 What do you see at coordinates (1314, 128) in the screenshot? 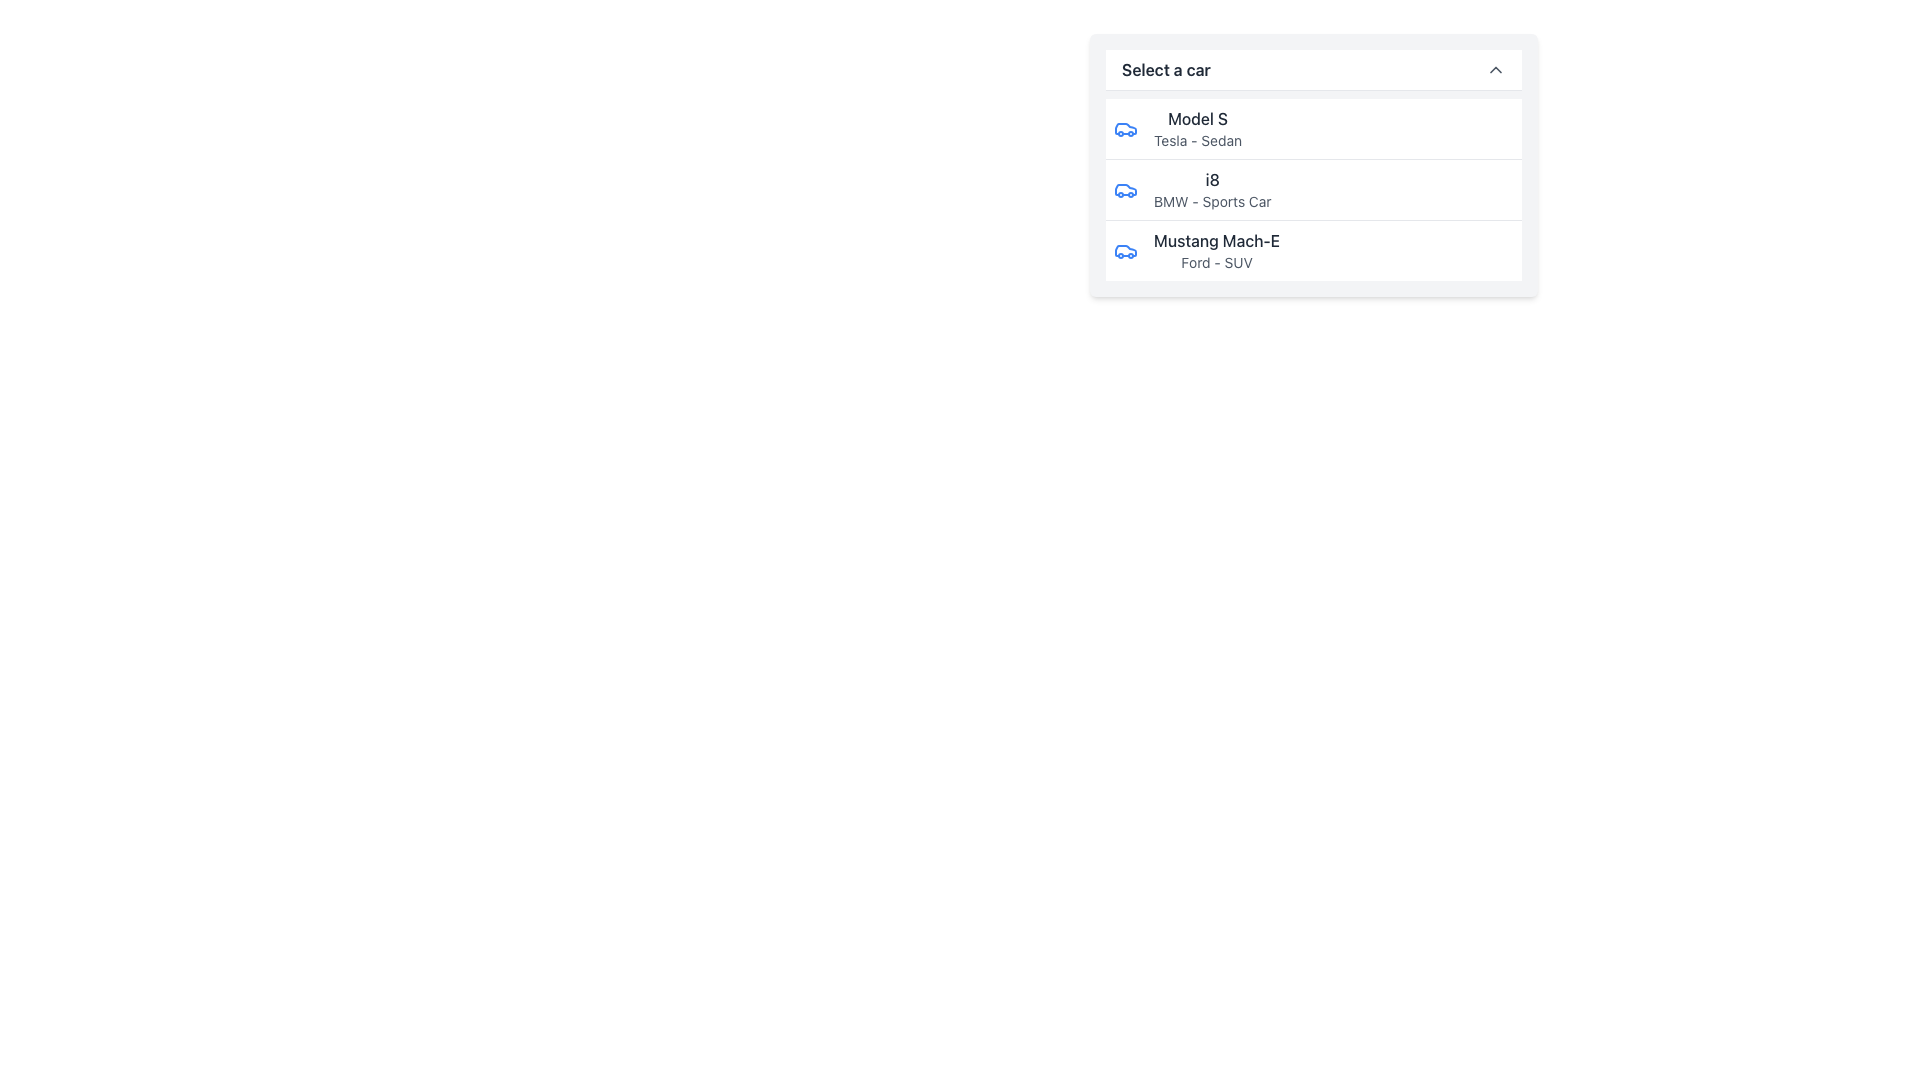
I see `the first list item in the selectable car list for 'Model S - Tesla - Sedan'` at bounding box center [1314, 128].